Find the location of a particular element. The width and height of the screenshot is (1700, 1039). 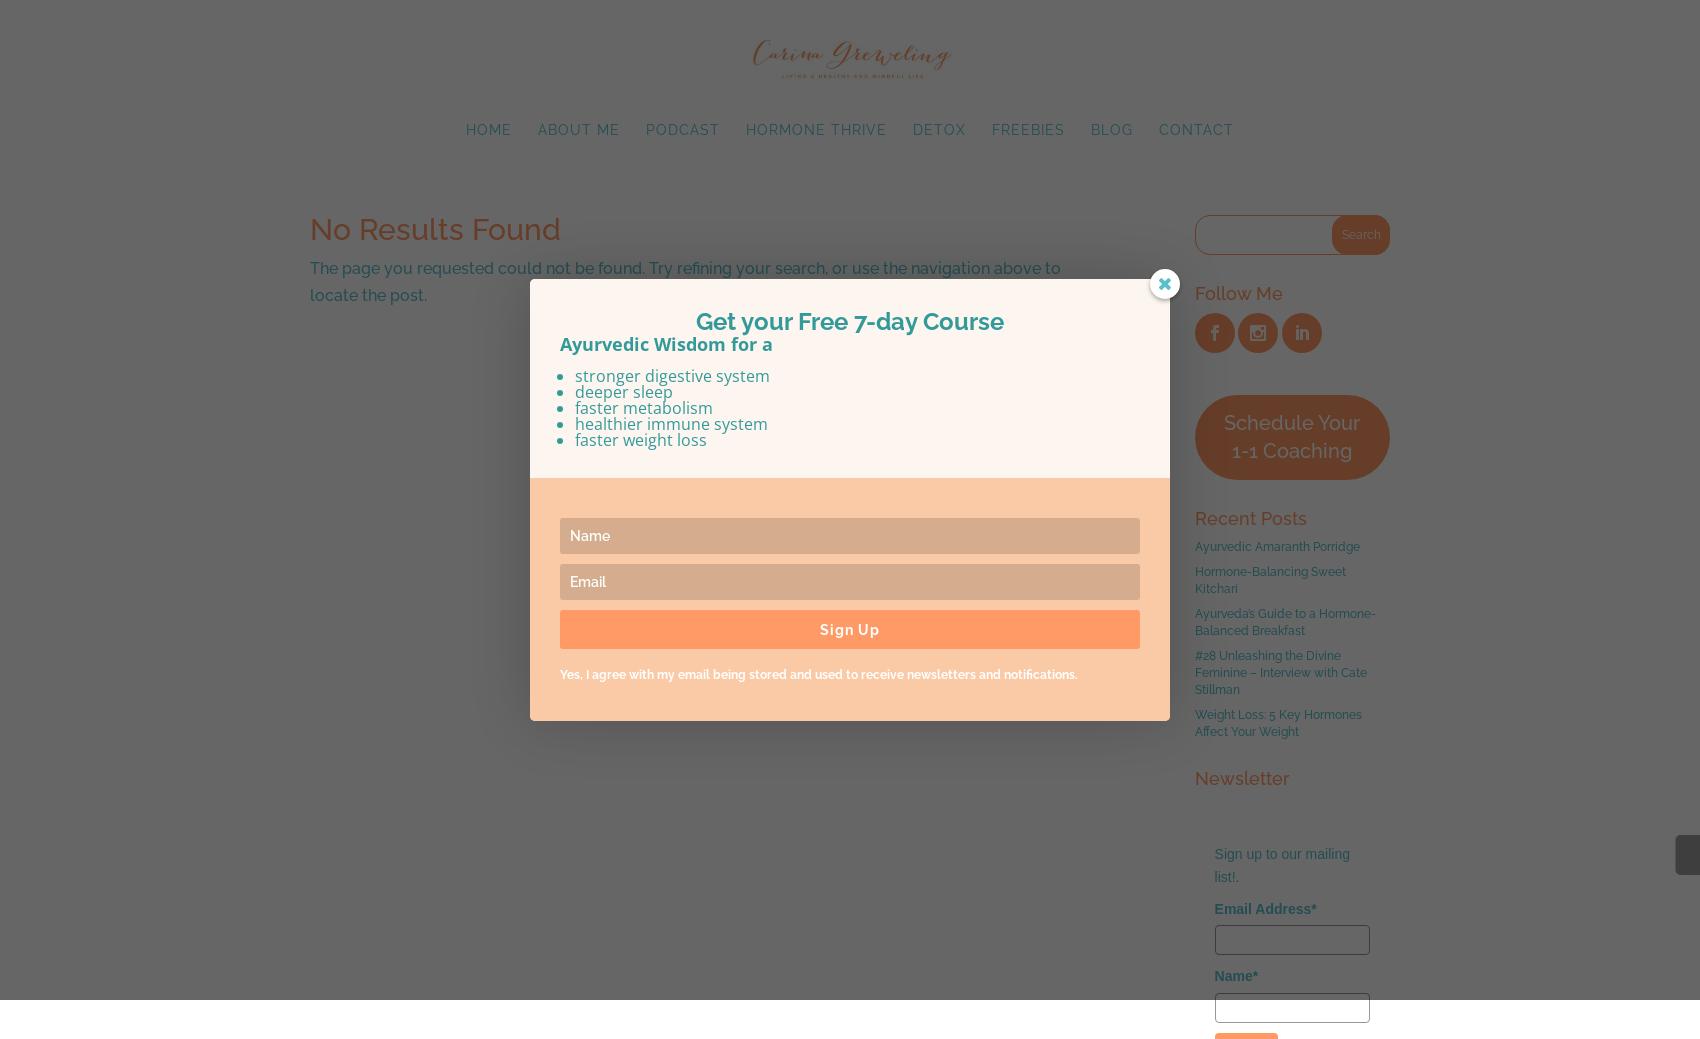

'Freebies' is located at coordinates (1027, 128).